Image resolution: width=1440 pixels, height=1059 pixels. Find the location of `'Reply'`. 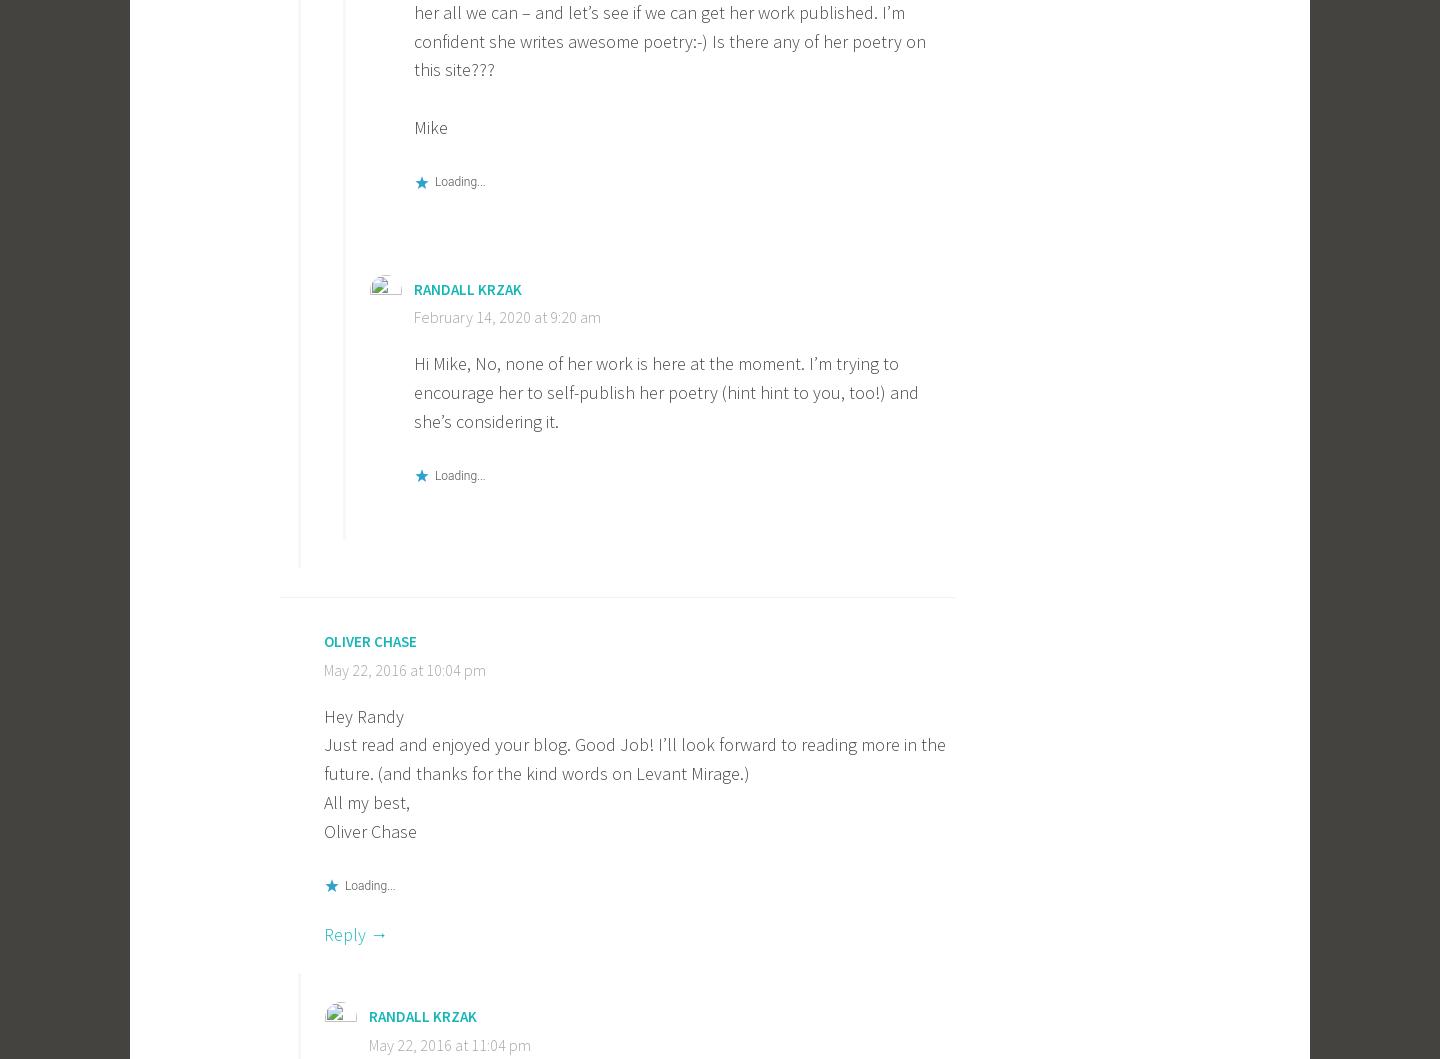

'Reply' is located at coordinates (345, 933).